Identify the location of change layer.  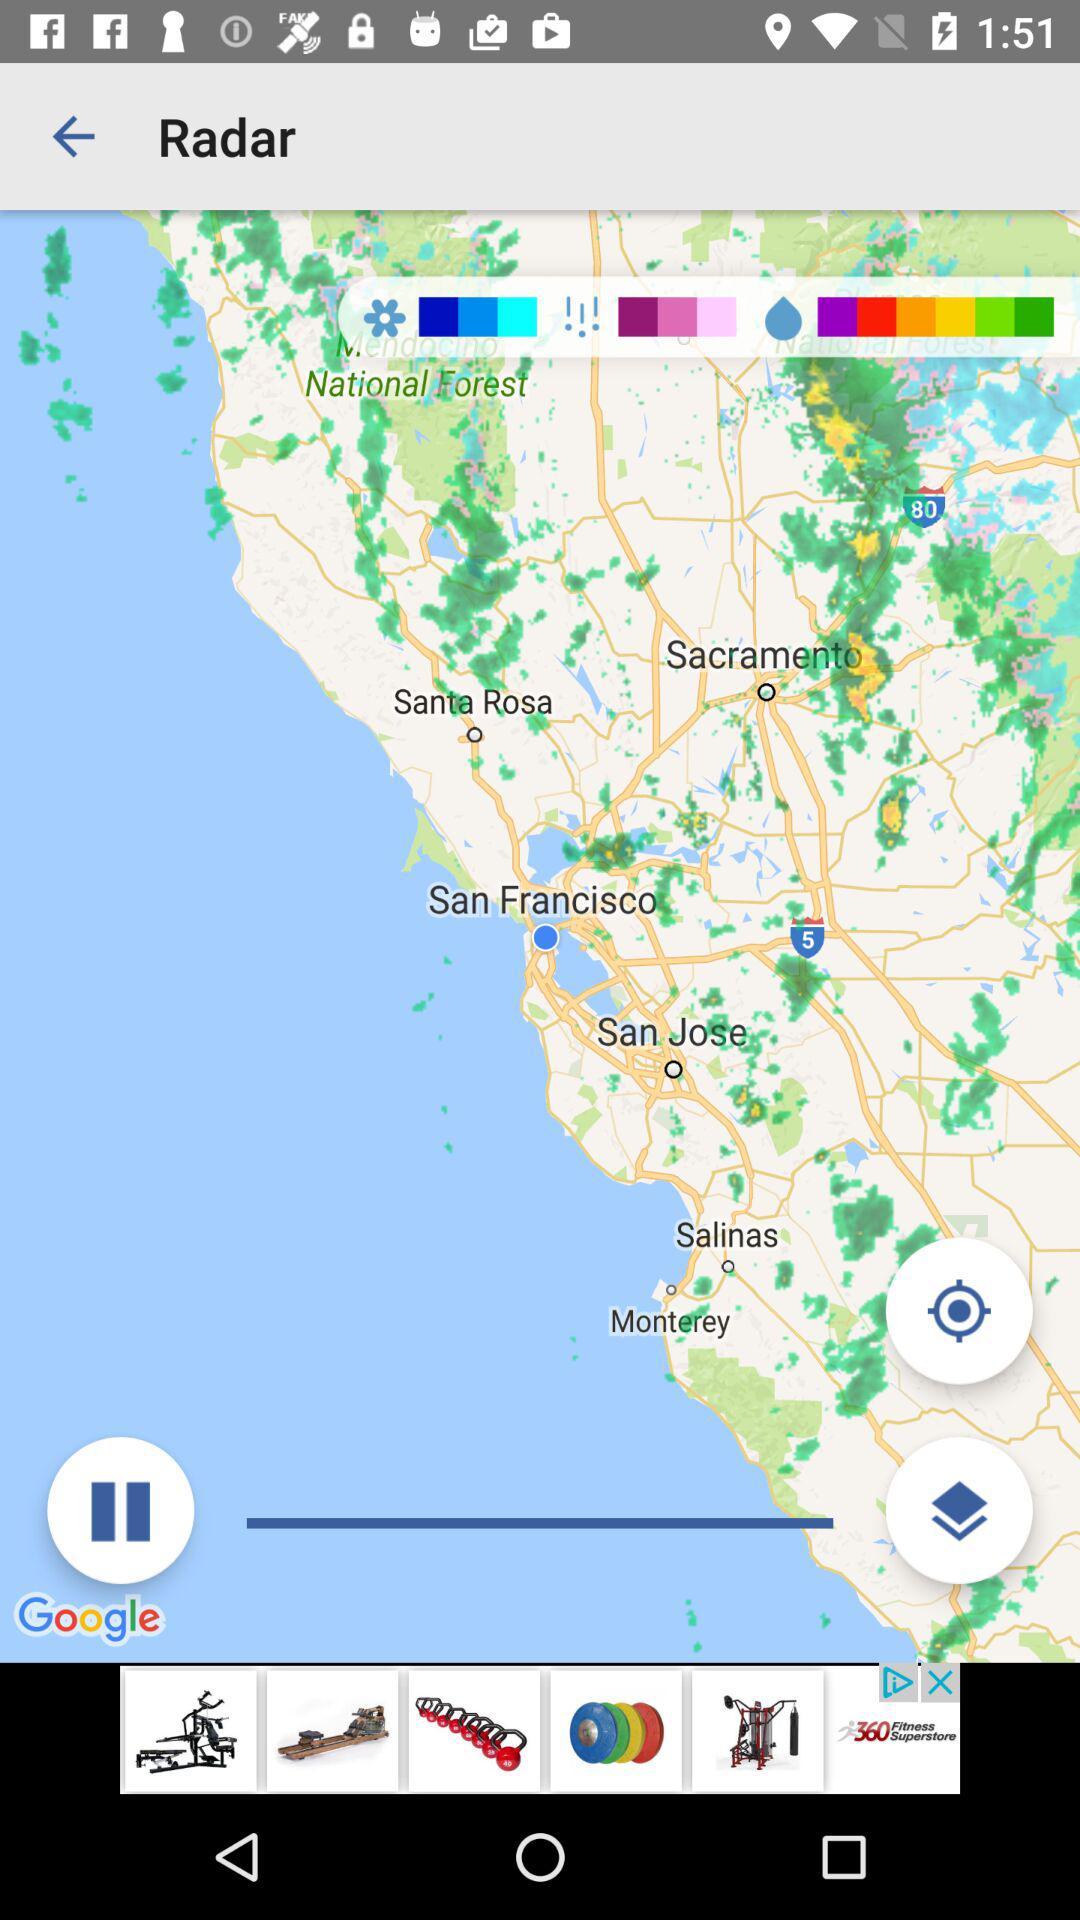
(958, 1510).